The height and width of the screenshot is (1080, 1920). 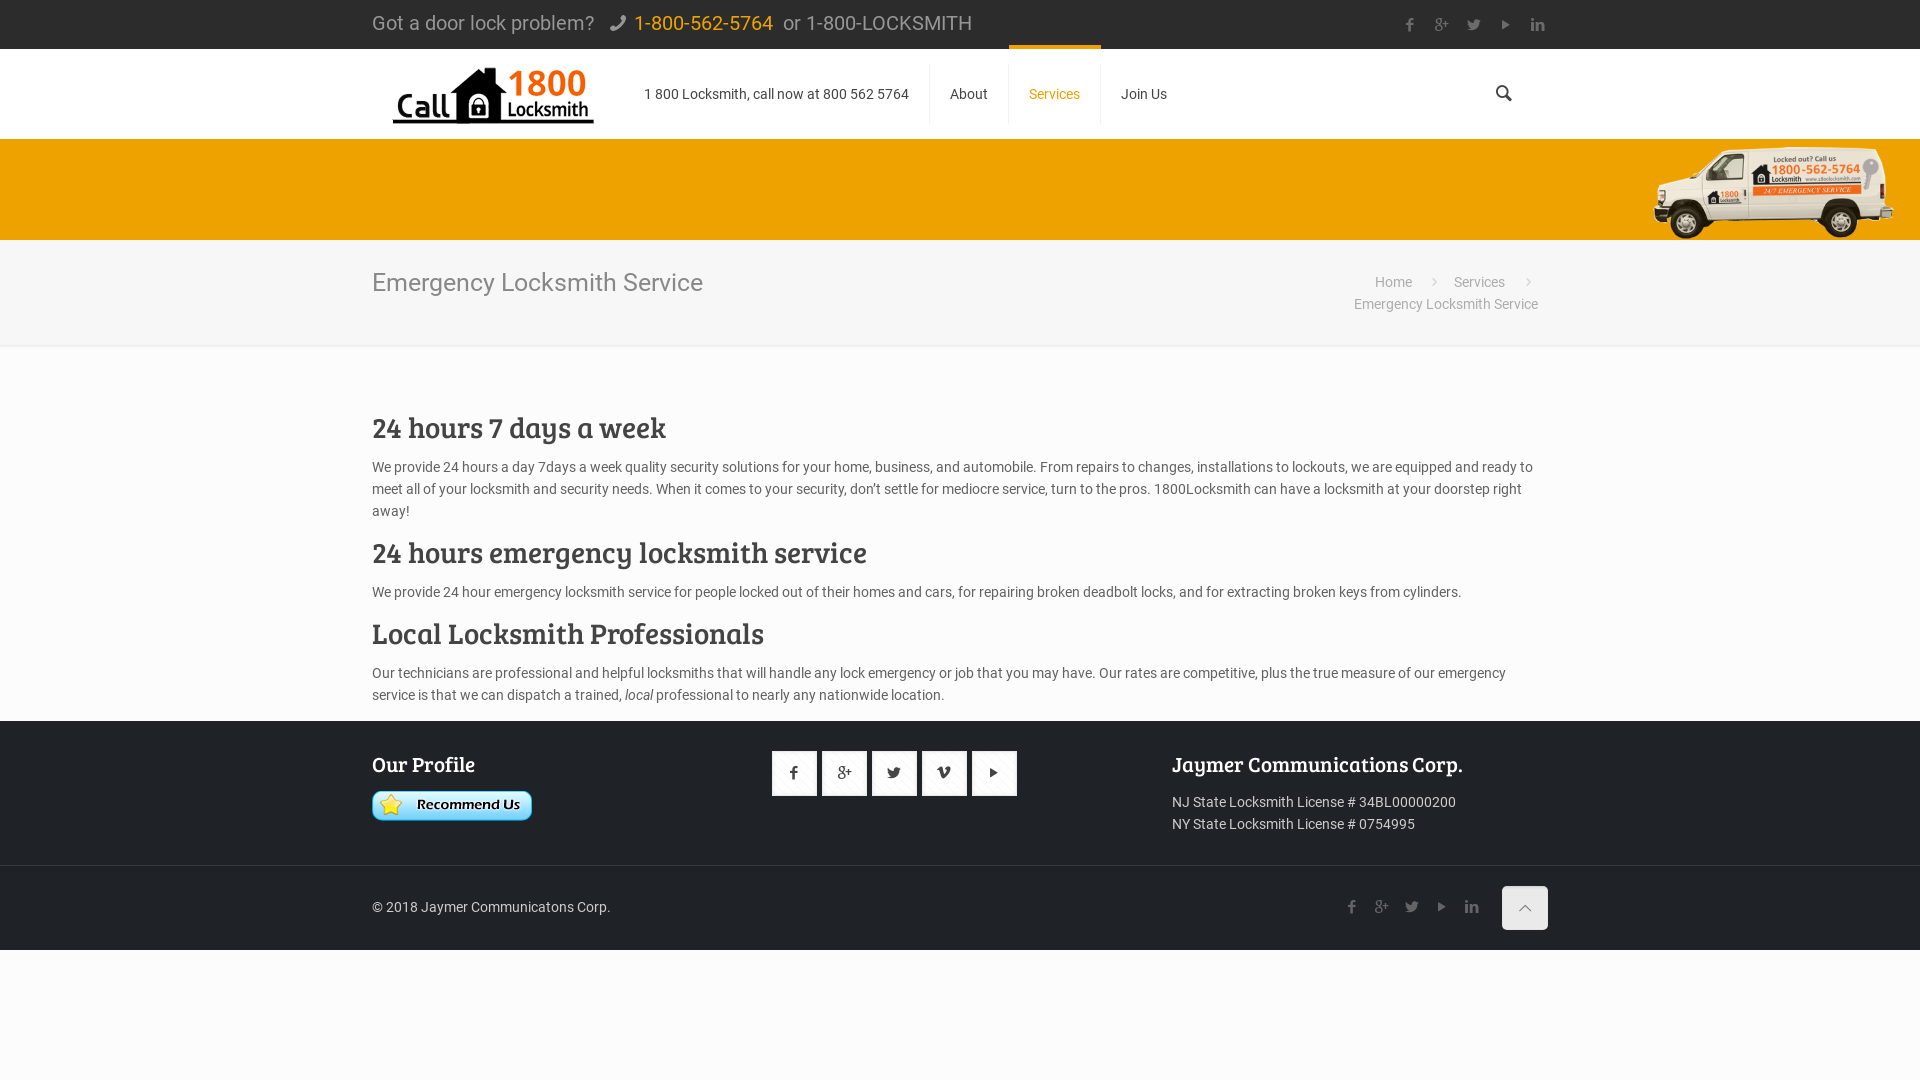 I want to click on '1-800-562-5764', so click(x=703, y=23).